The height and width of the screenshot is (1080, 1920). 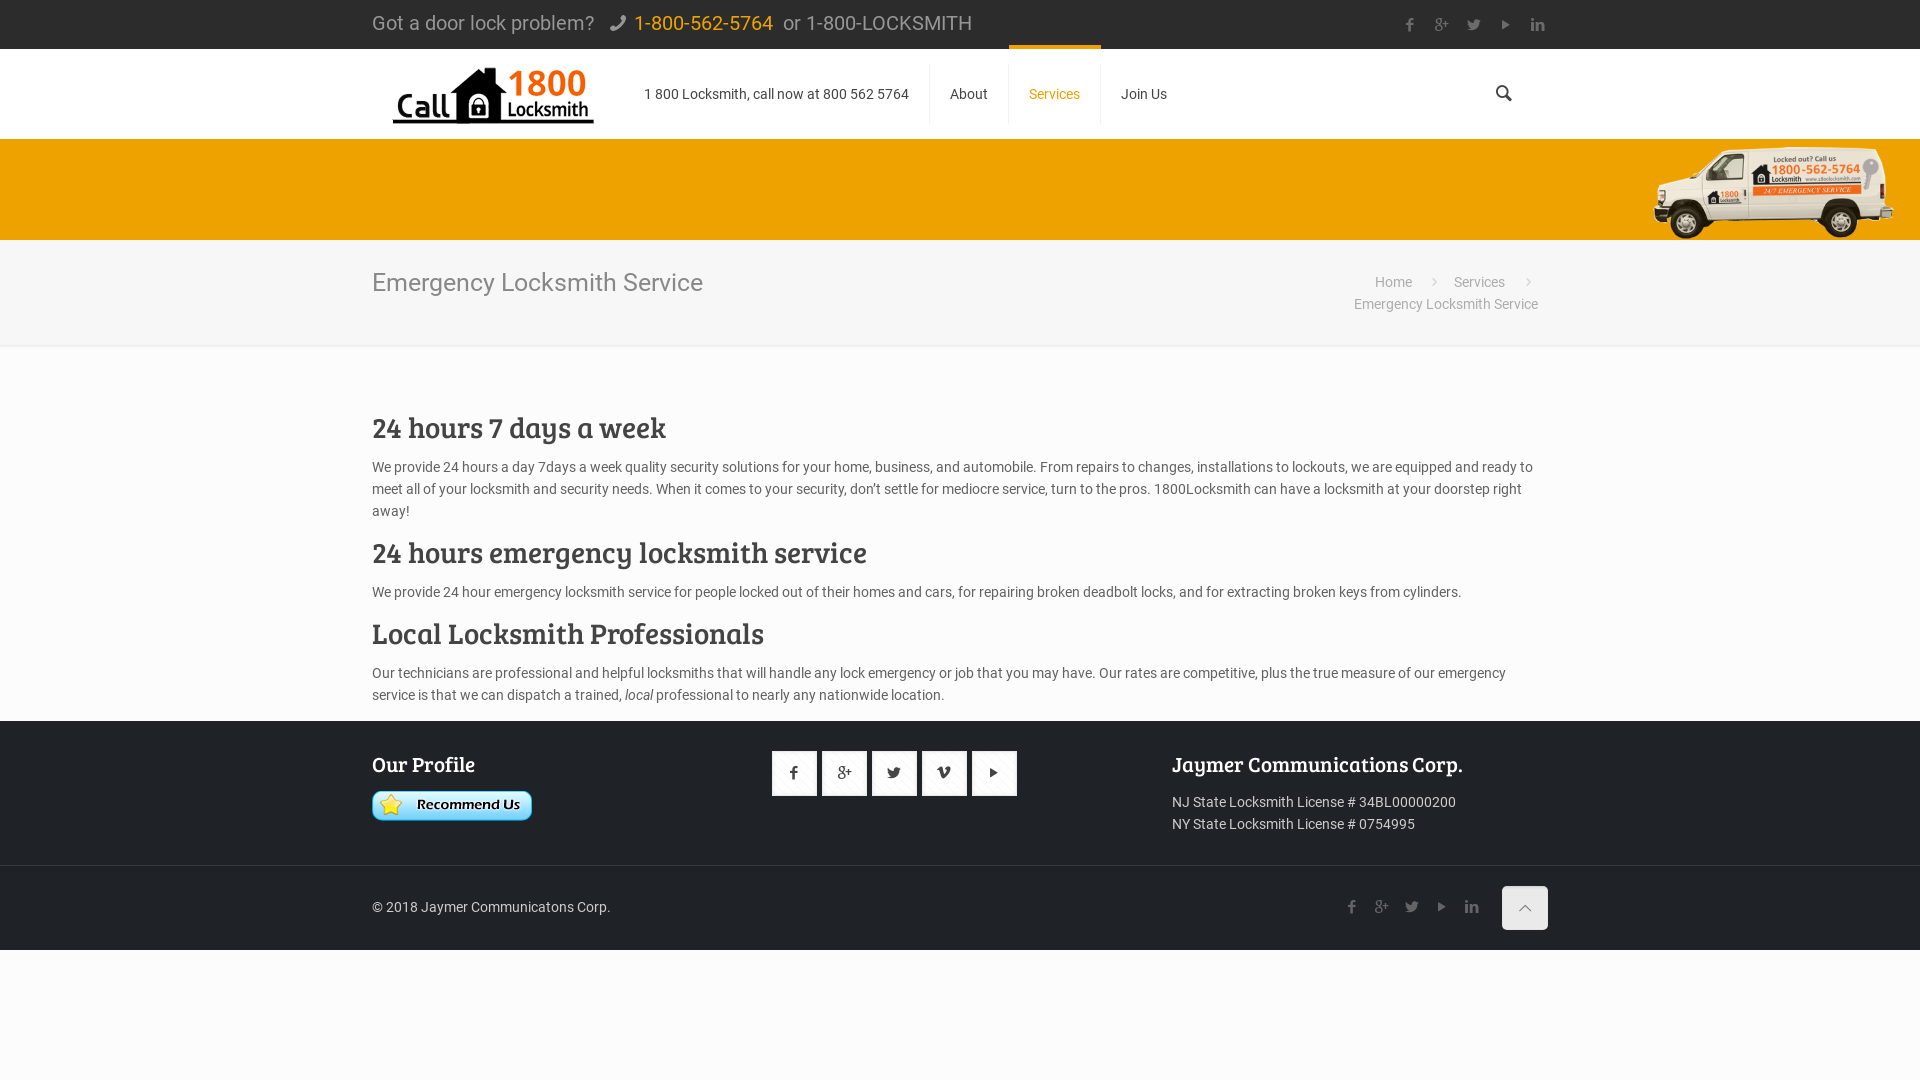 I want to click on '1-800-562-5764', so click(x=703, y=23).